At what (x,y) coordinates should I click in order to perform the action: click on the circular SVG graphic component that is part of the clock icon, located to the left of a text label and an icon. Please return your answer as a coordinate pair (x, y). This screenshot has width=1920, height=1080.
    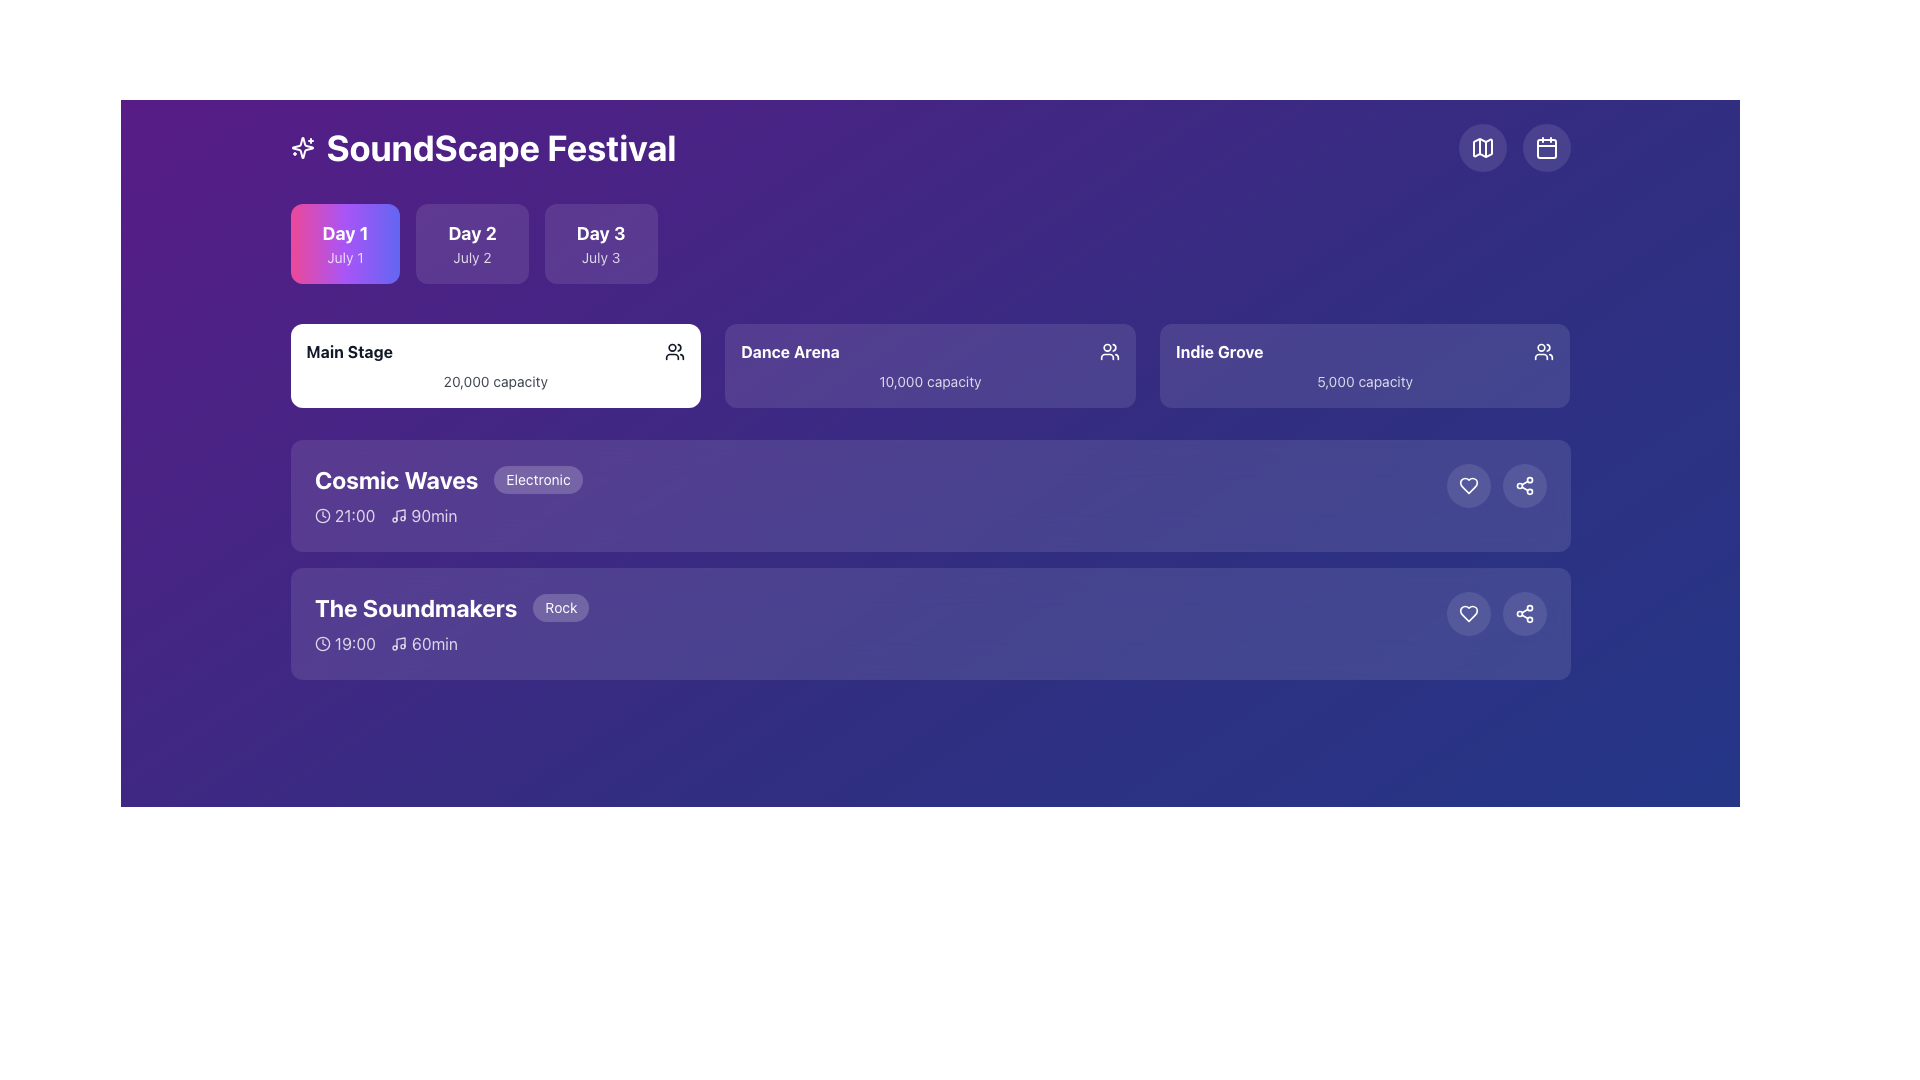
    Looking at the image, I should click on (322, 644).